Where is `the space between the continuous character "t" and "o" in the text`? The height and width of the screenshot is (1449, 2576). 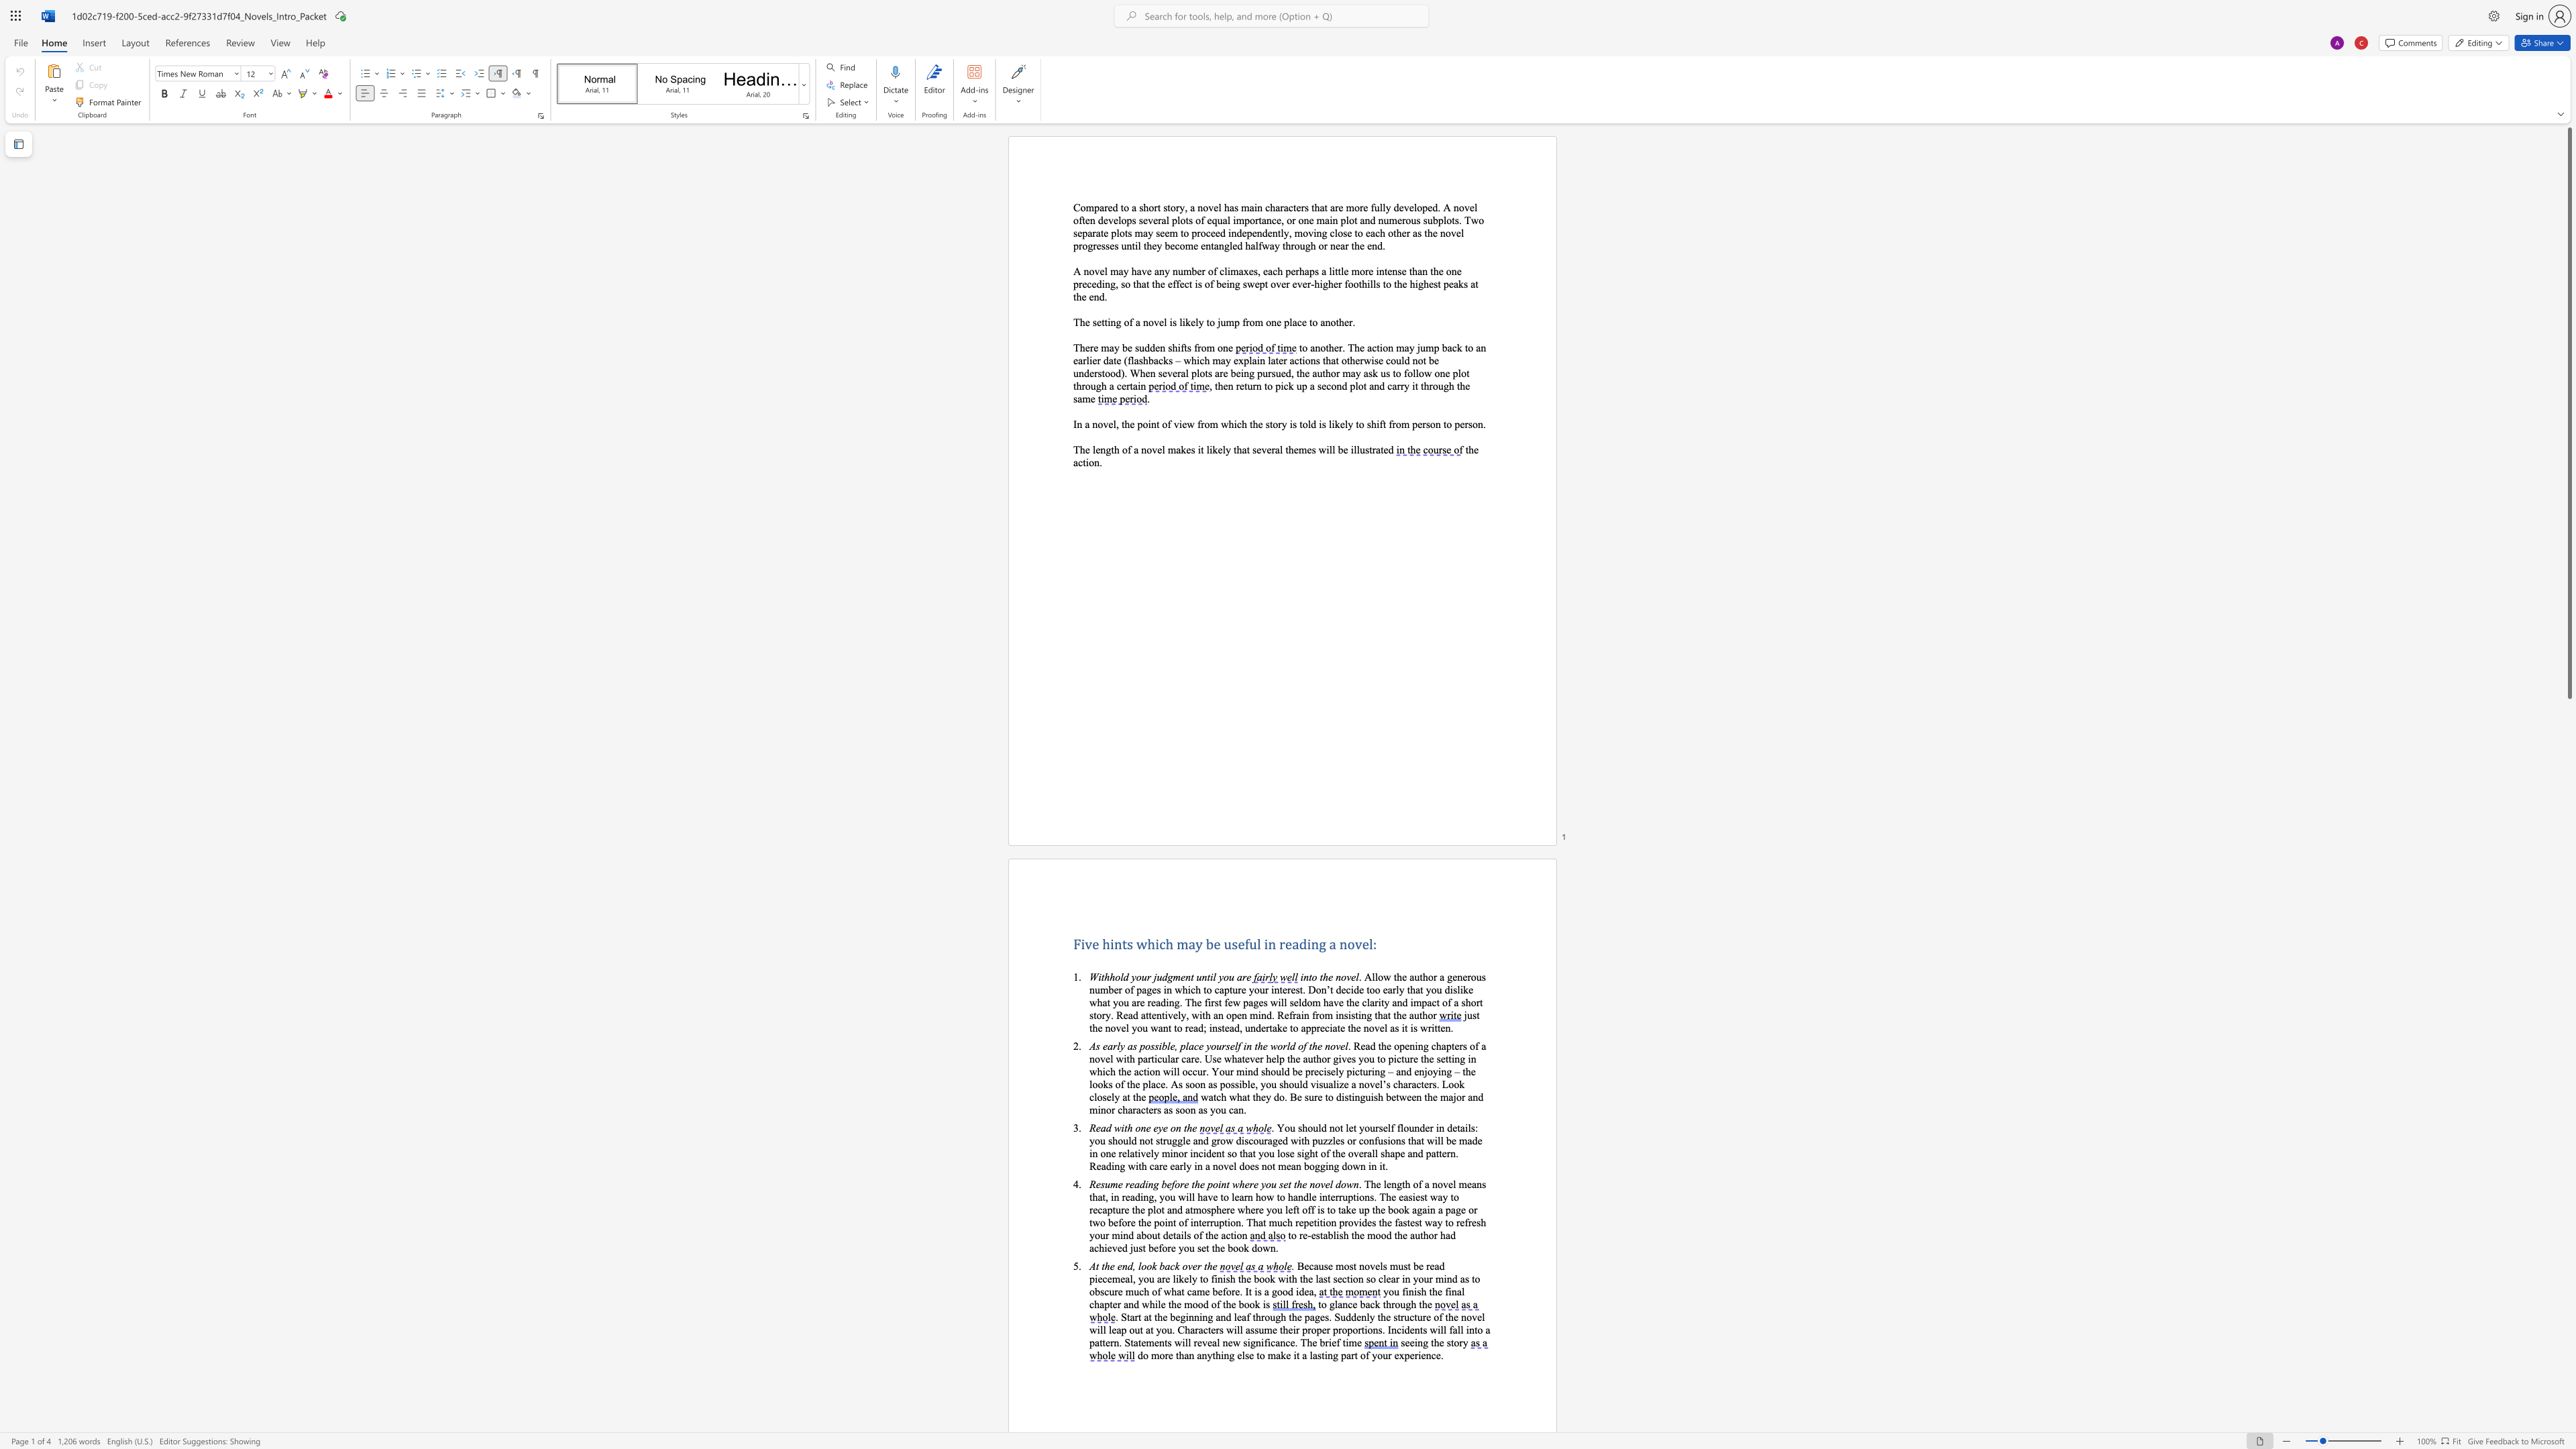 the space between the continuous character "t" and "o" in the text is located at coordinates (1453, 1342).